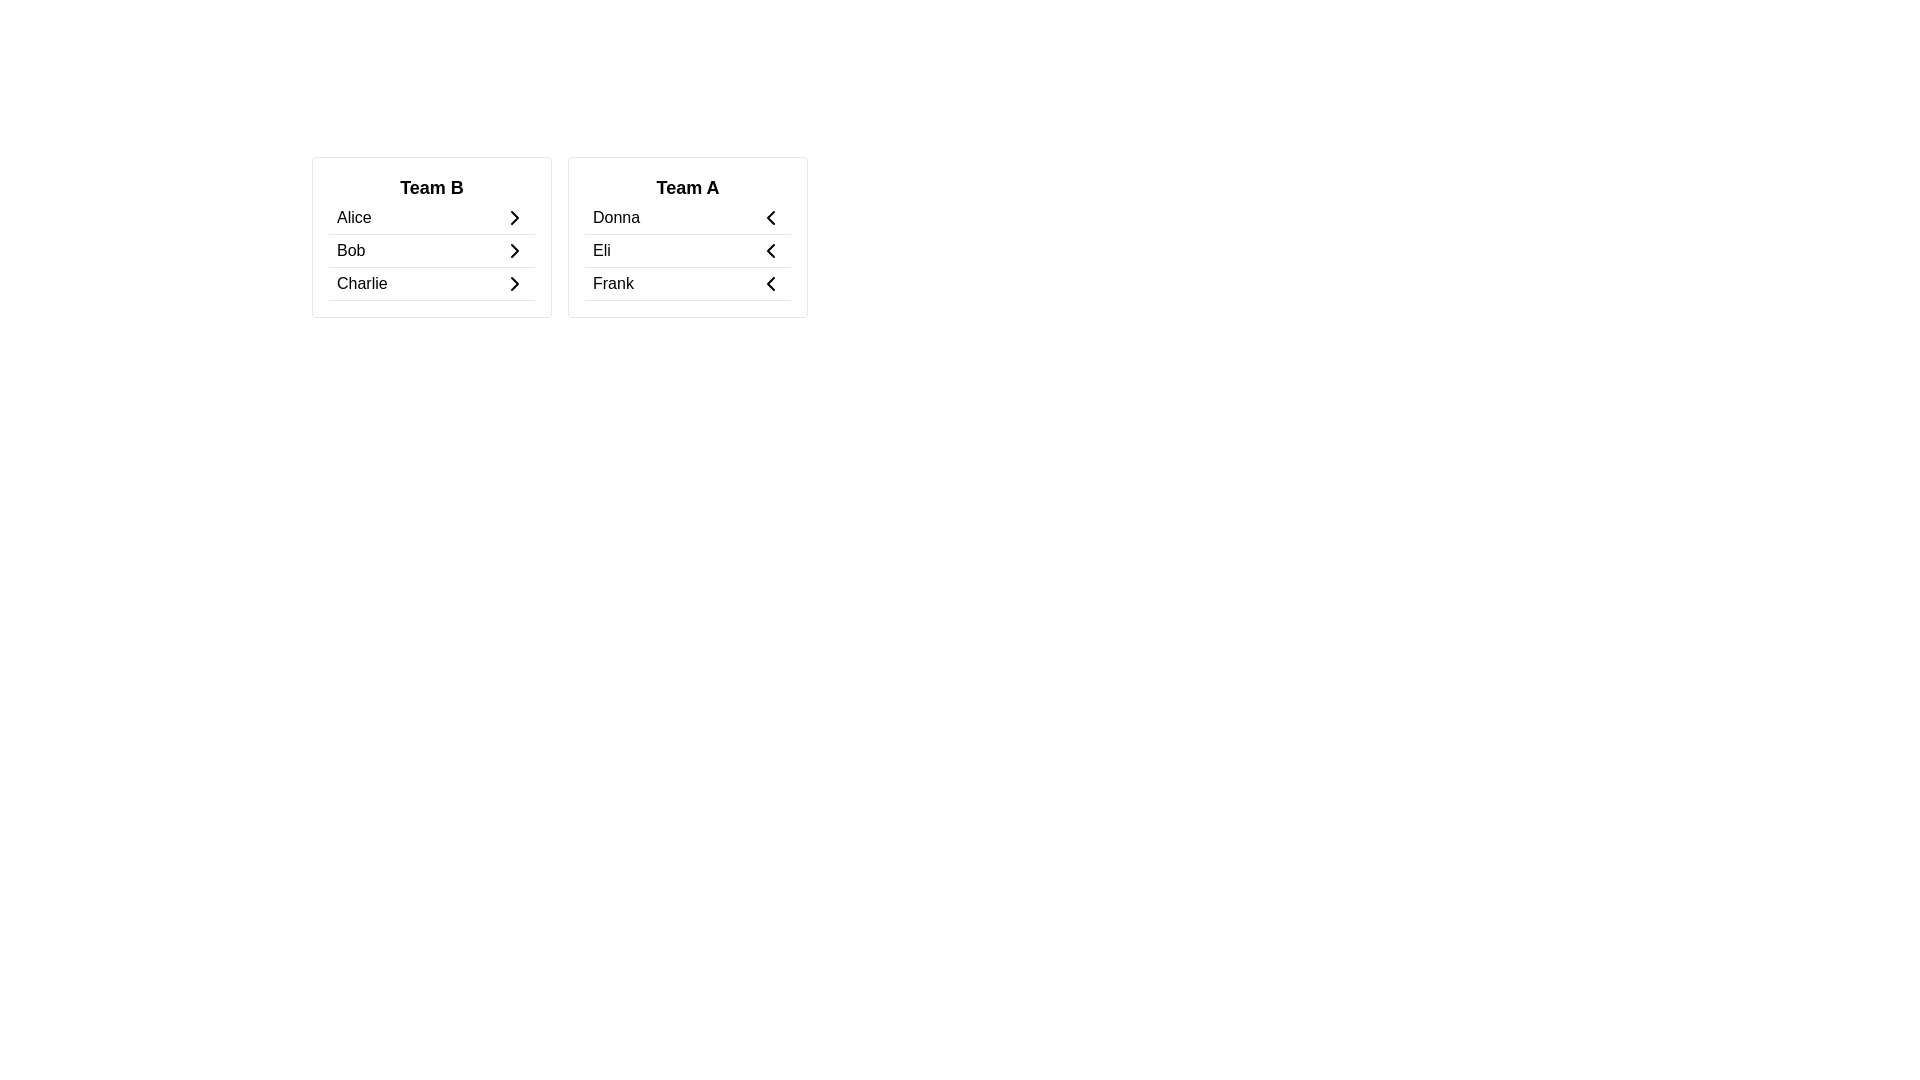  Describe the element at coordinates (431, 284) in the screenshot. I see `the team member entry Charlie` at that location.